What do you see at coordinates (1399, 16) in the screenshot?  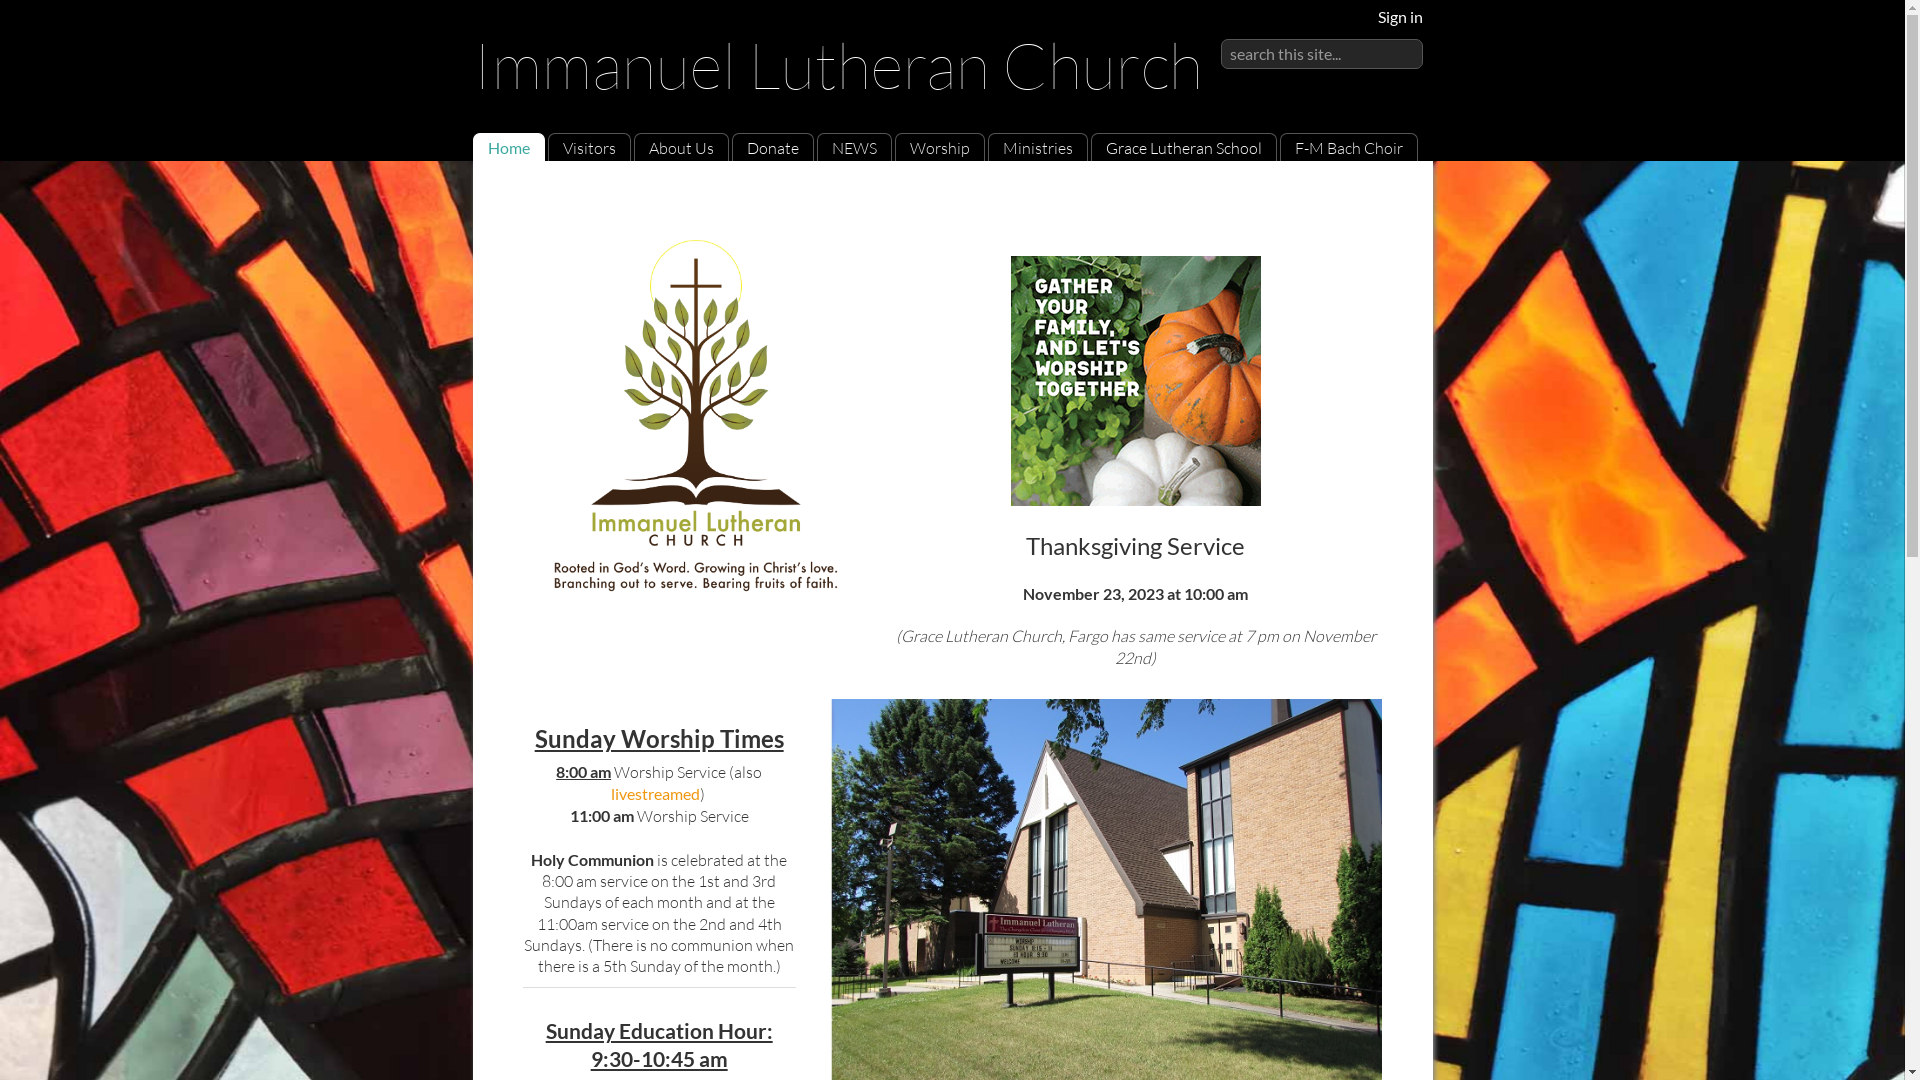 I see `'Sign in'` at bounding box center [1399, 16].